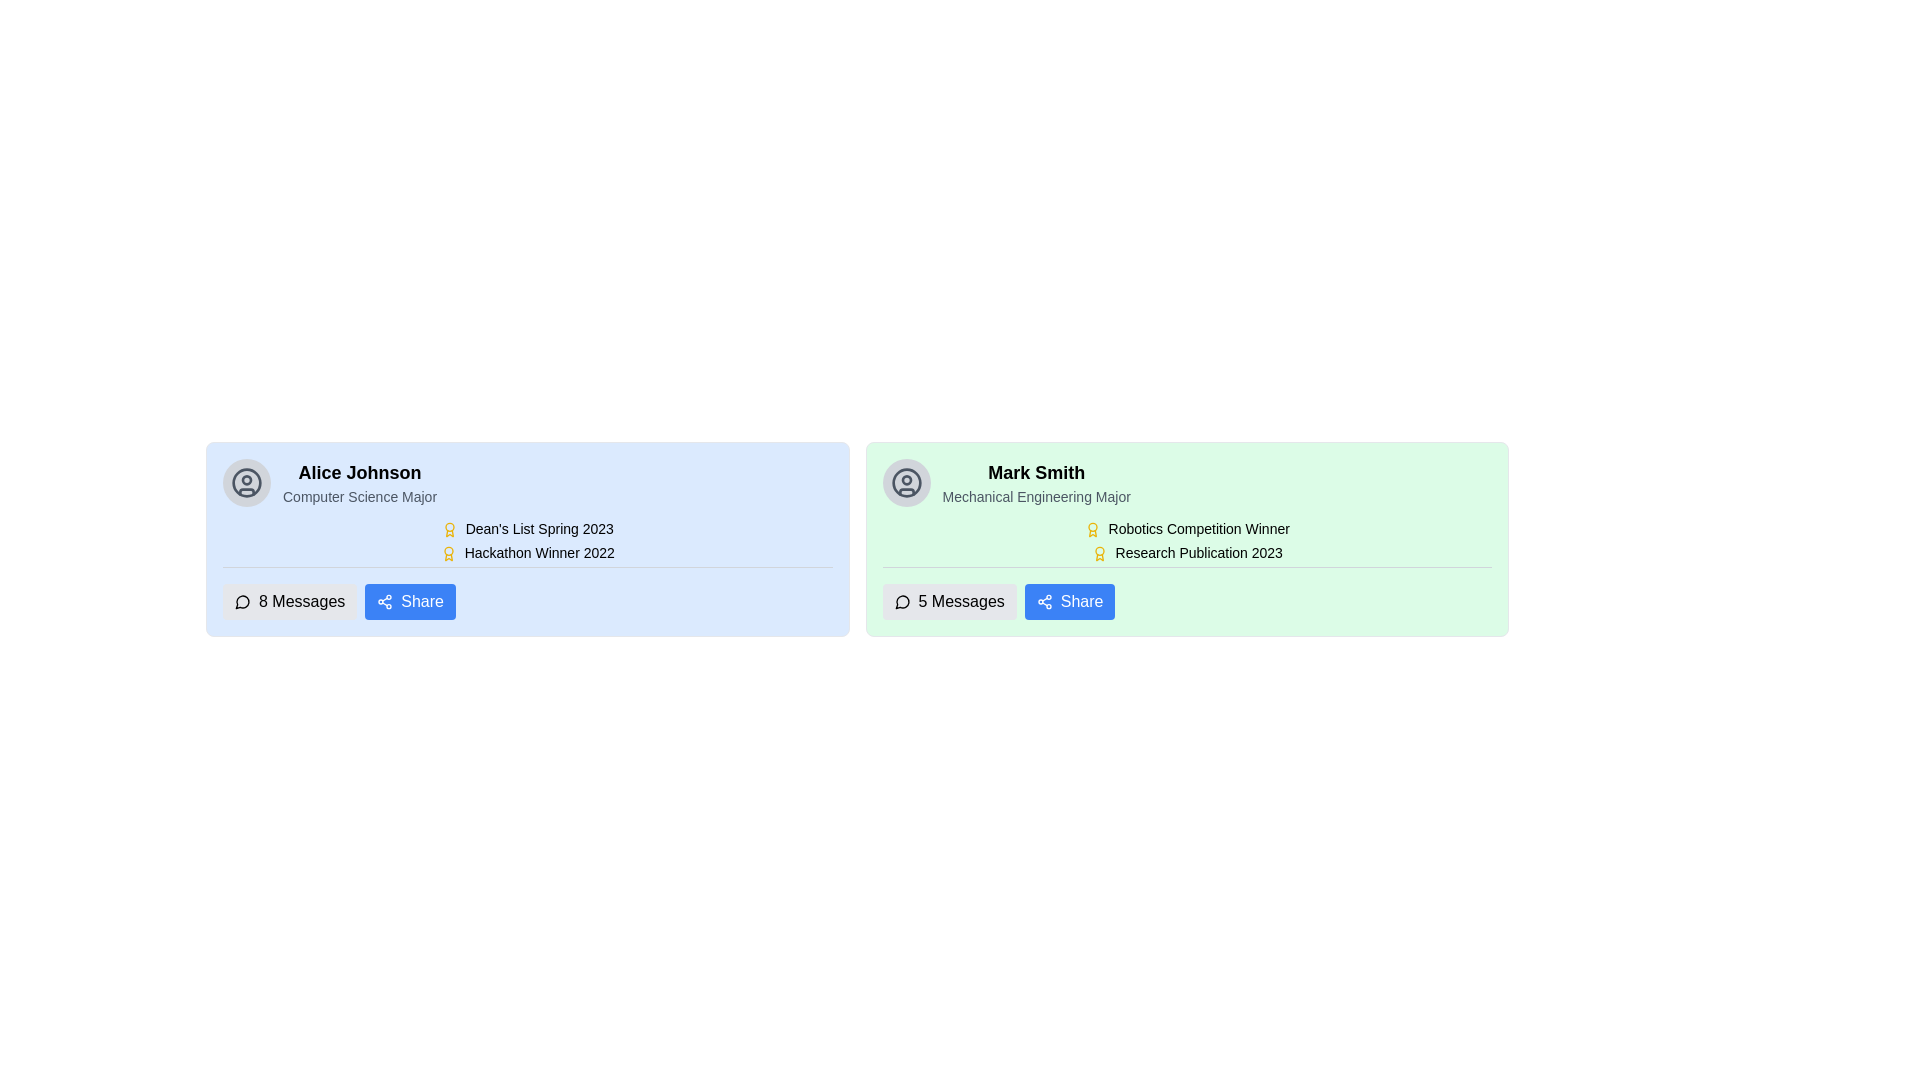 Image resolution: width=1920 pixels, height=1080 pixels. What do you see at coordinates (905, 482) in the screenshot?
I see `the outer circular component of the user profile icon located in the top-left corner of the right card for identification` at bounding box center [905, 482].